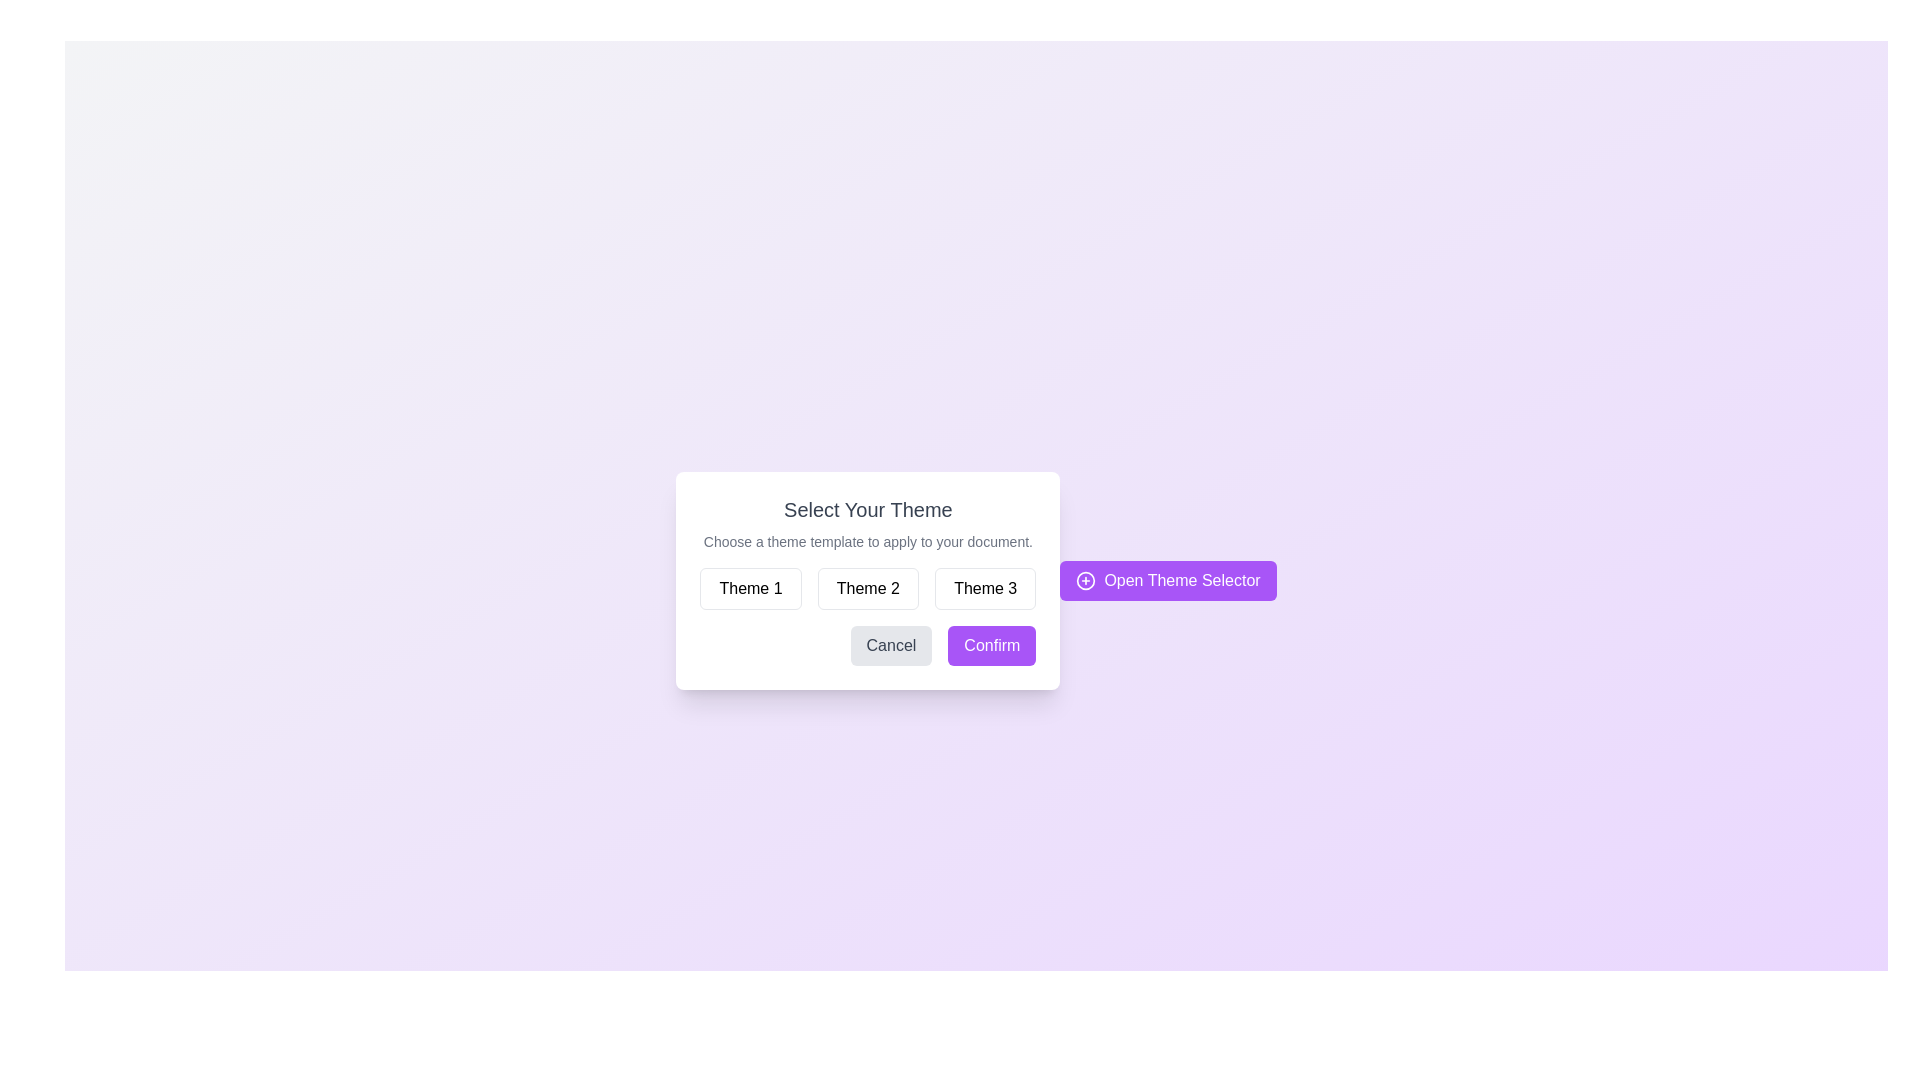 This screenshot has height=1080, width=1920. Describe the element at coordinates (868, 542) in the screenshot. I see `static text instruction 'Choose a theme template to apply to your document.' displayed in gray color below the title 'Select Your Theme' in the modal dialog box` at that location.